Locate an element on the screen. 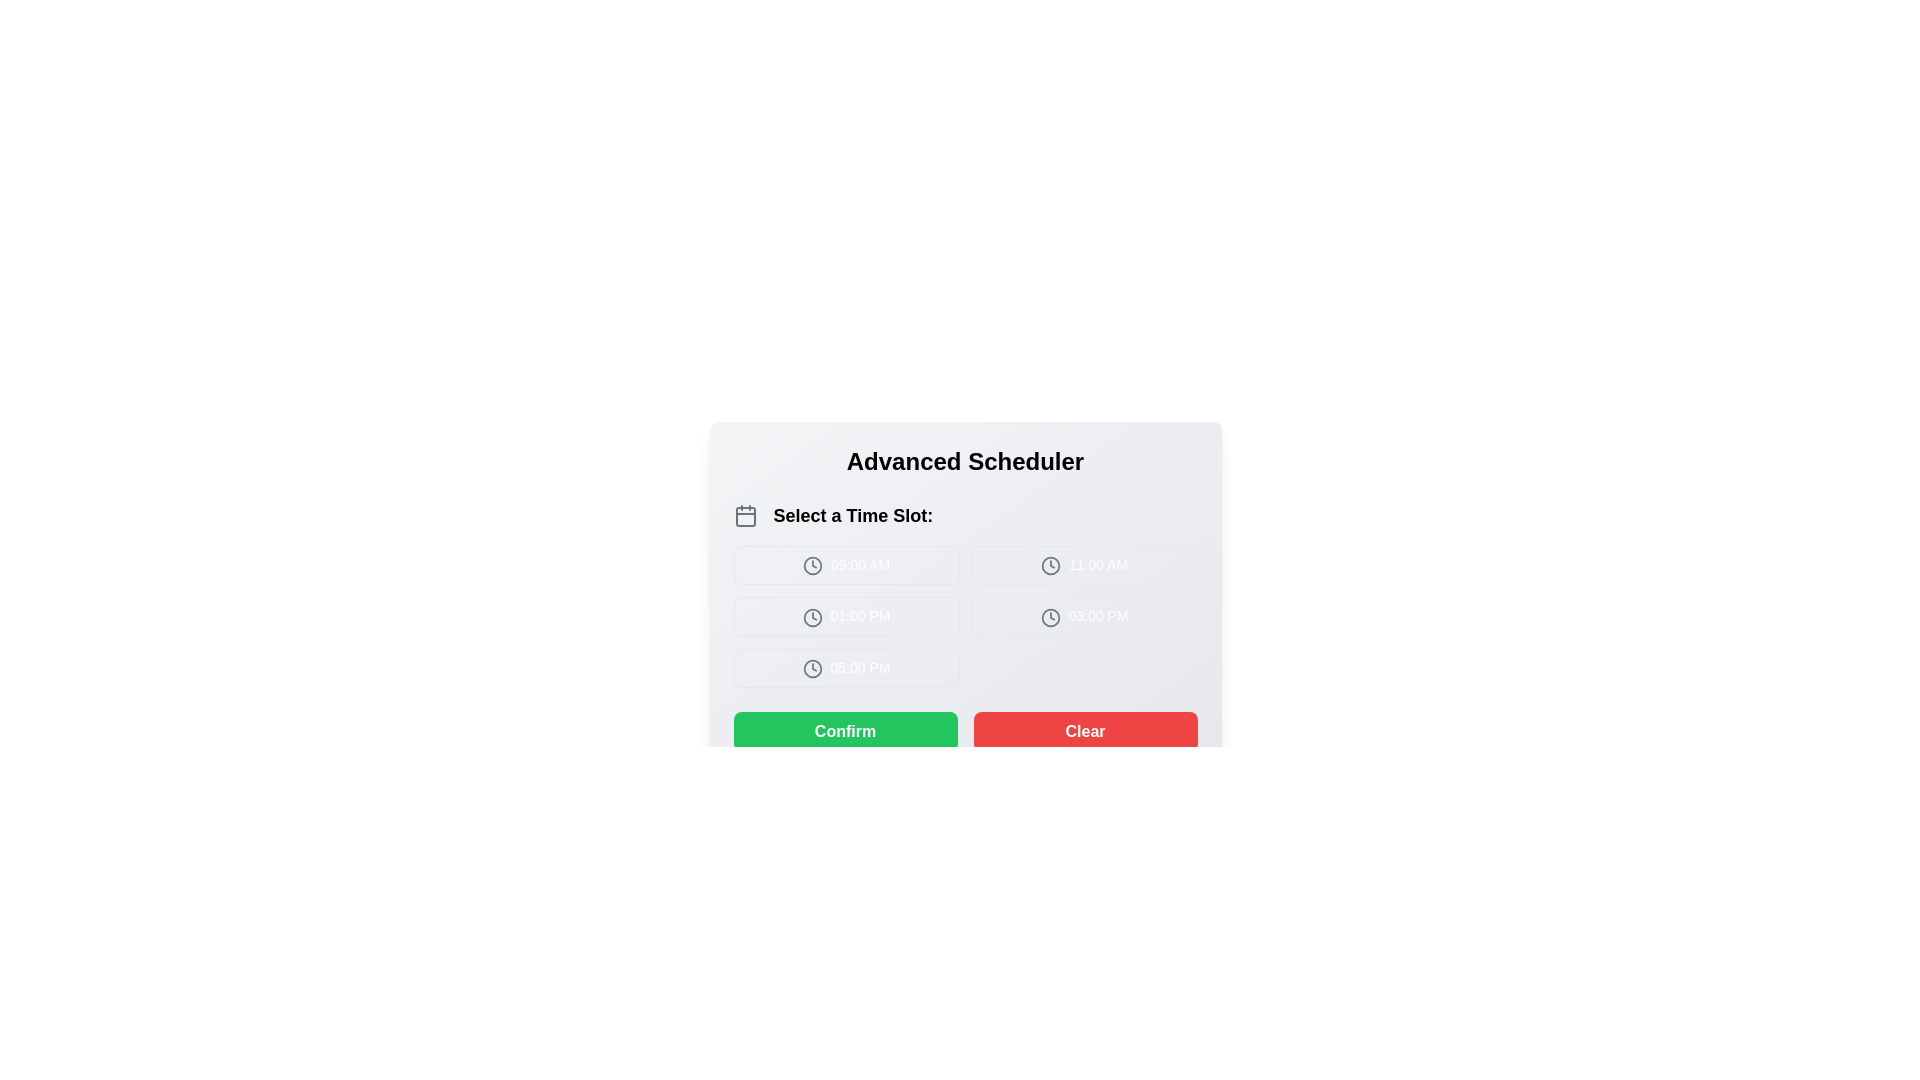 The width and height of the screenshot is (1920, 1080). the green 'Confirm' button with rounded corners located in the horizontal button group at the bottom of the interface to confirm the action is located at coordinates (845, 731).